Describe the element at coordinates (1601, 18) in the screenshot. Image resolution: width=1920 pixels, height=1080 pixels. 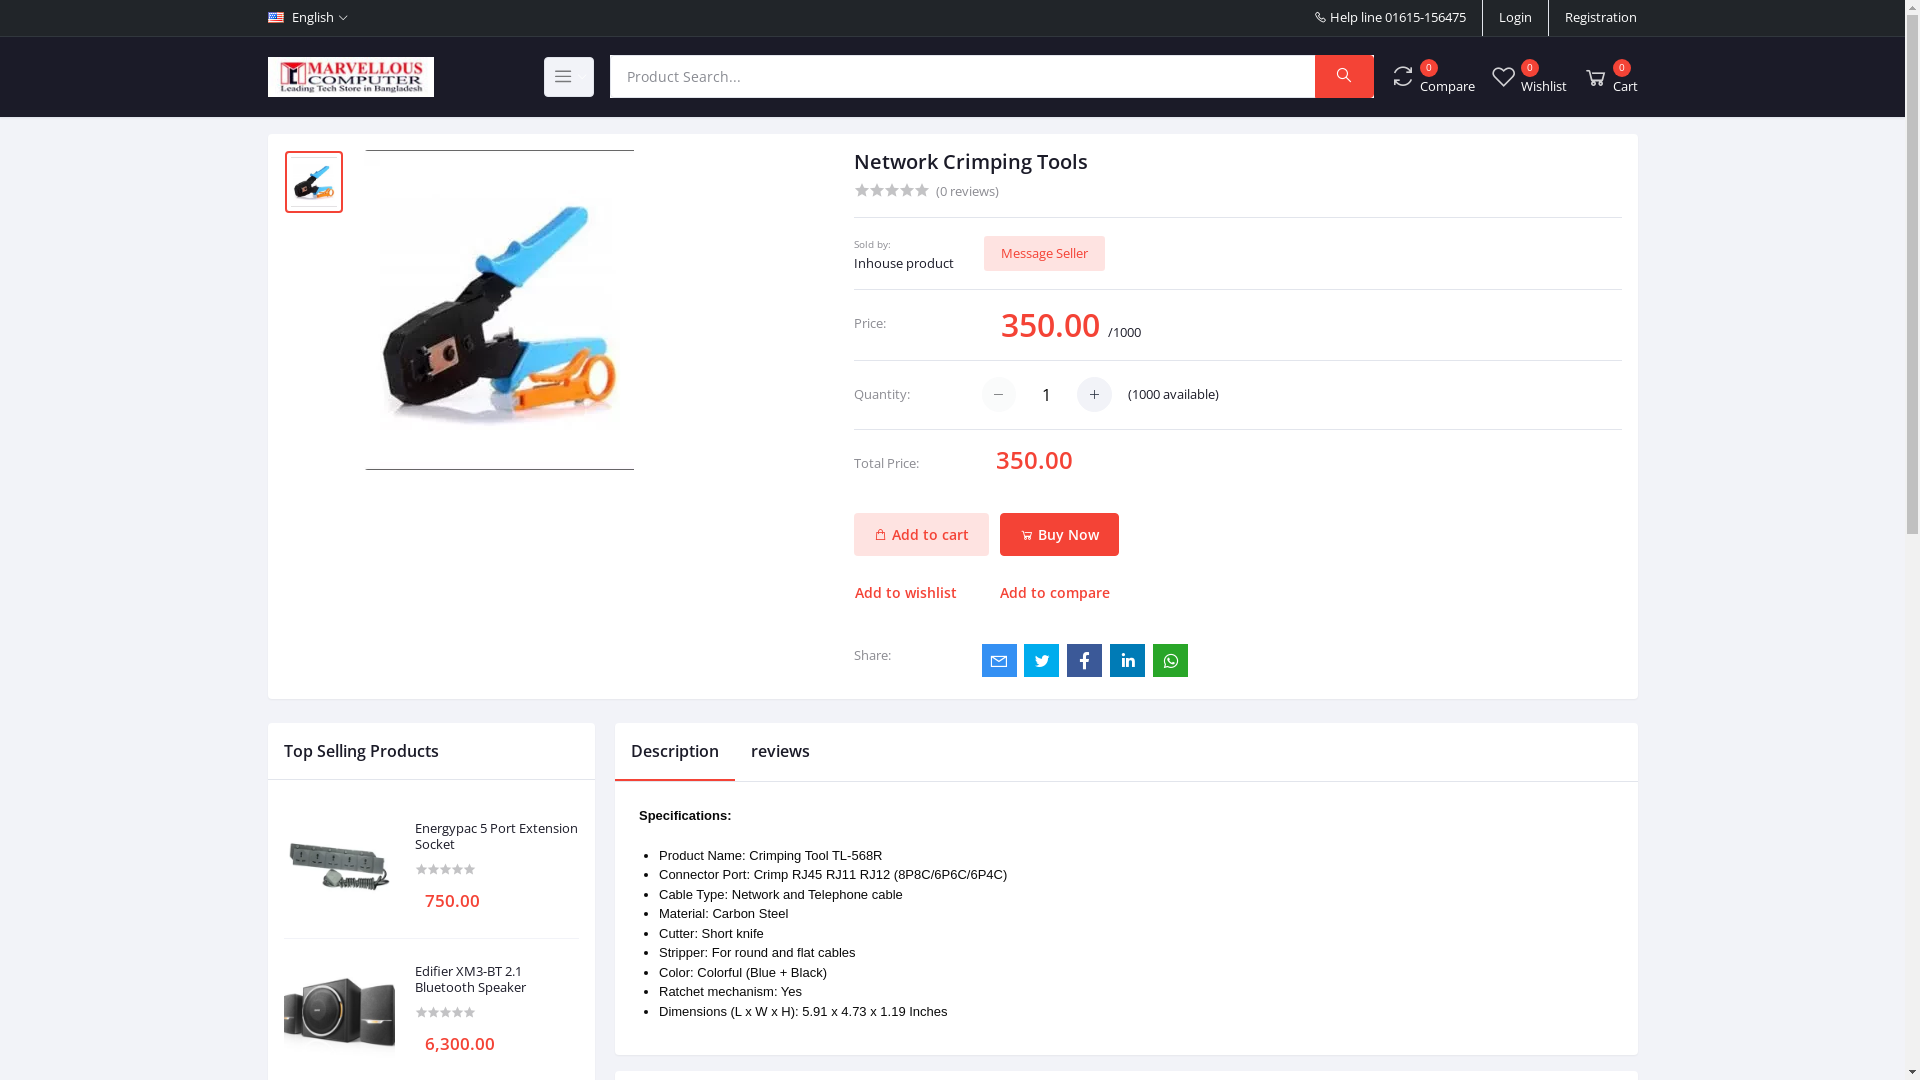
I see `'Registration'` at that location.